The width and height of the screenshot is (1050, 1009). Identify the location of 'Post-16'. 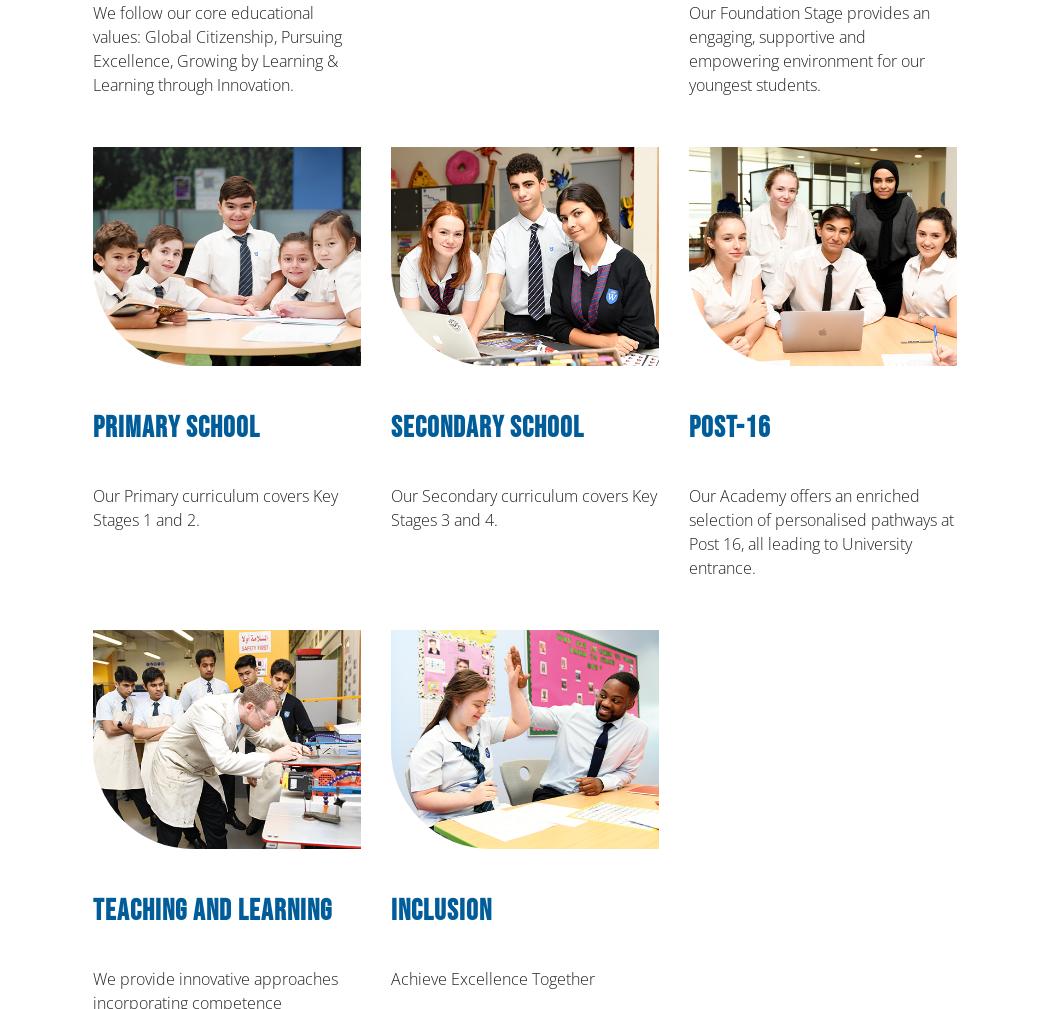
(687, 427).